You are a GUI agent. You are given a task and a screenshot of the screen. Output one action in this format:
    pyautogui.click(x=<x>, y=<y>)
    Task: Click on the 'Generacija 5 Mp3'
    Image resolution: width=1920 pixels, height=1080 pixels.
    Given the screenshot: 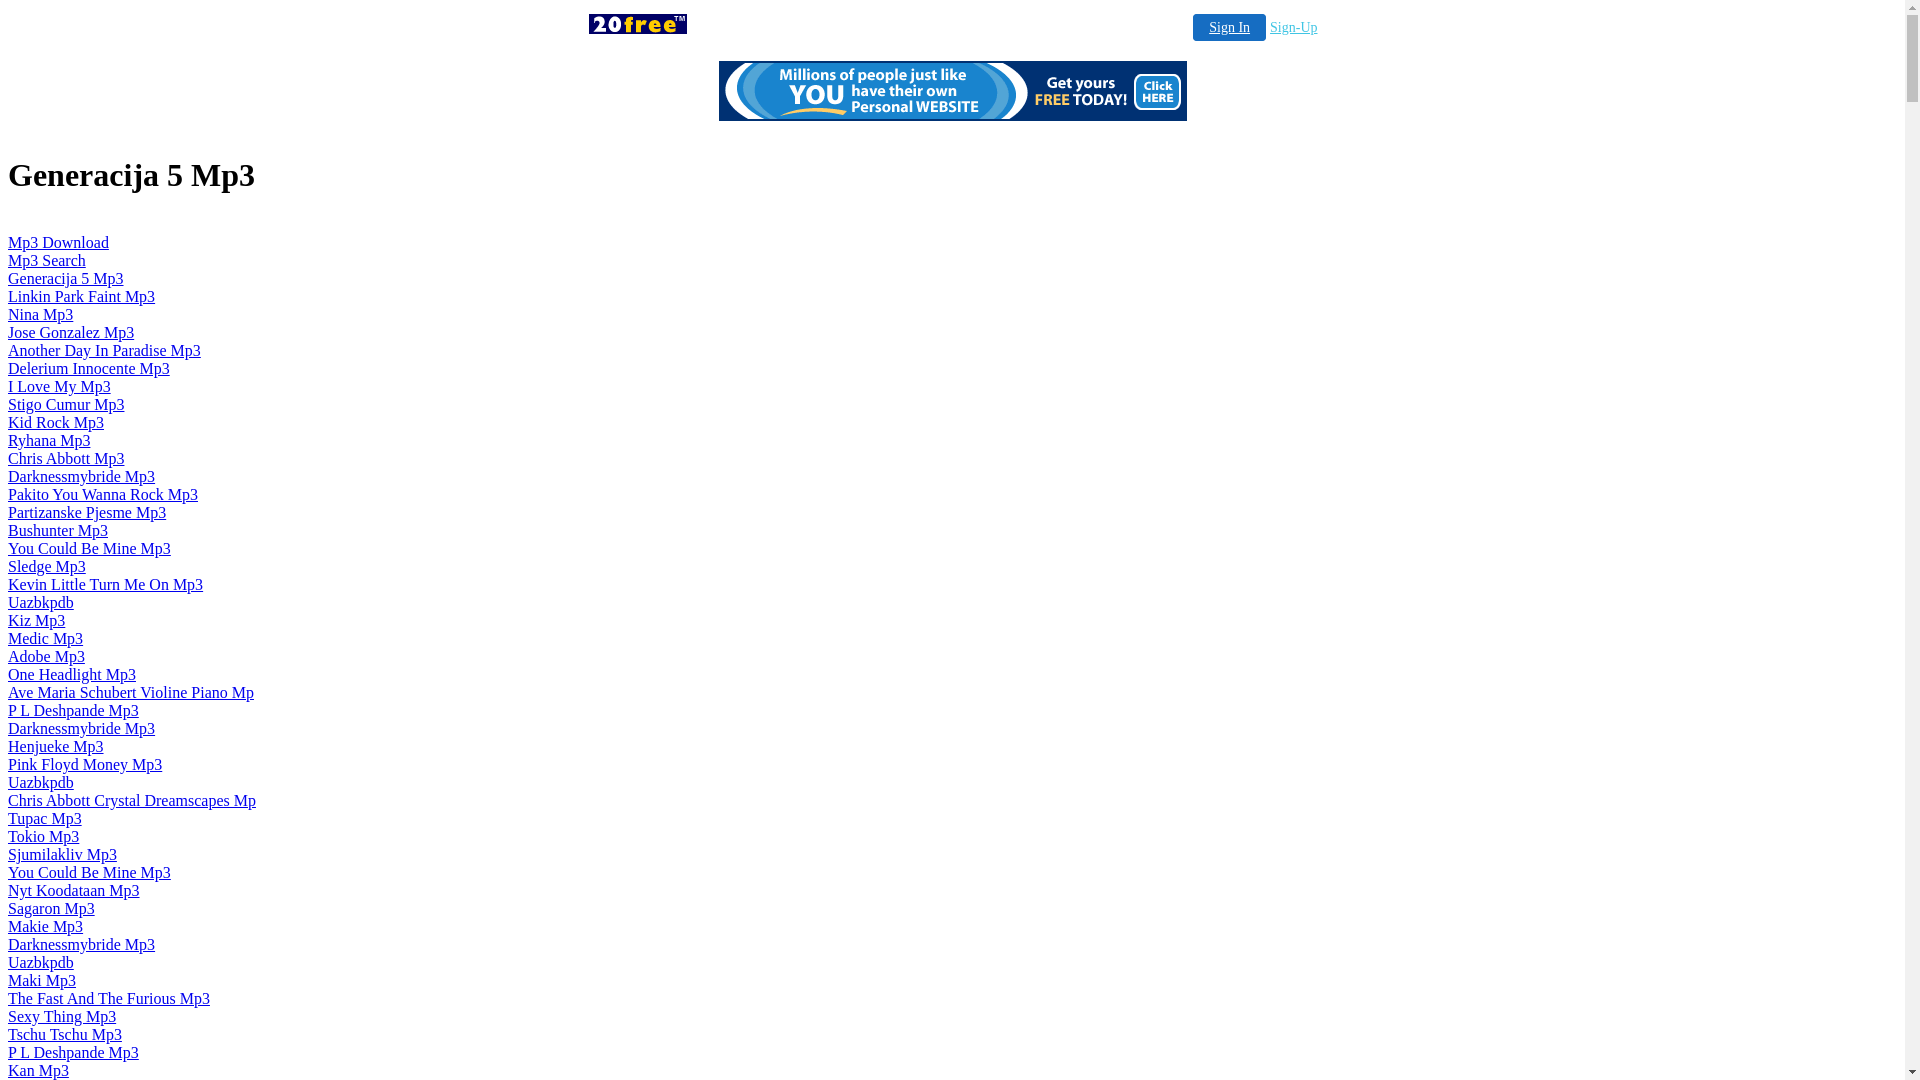 What is the action you would take?
    pyautogui.click(x=66, y=278)
    